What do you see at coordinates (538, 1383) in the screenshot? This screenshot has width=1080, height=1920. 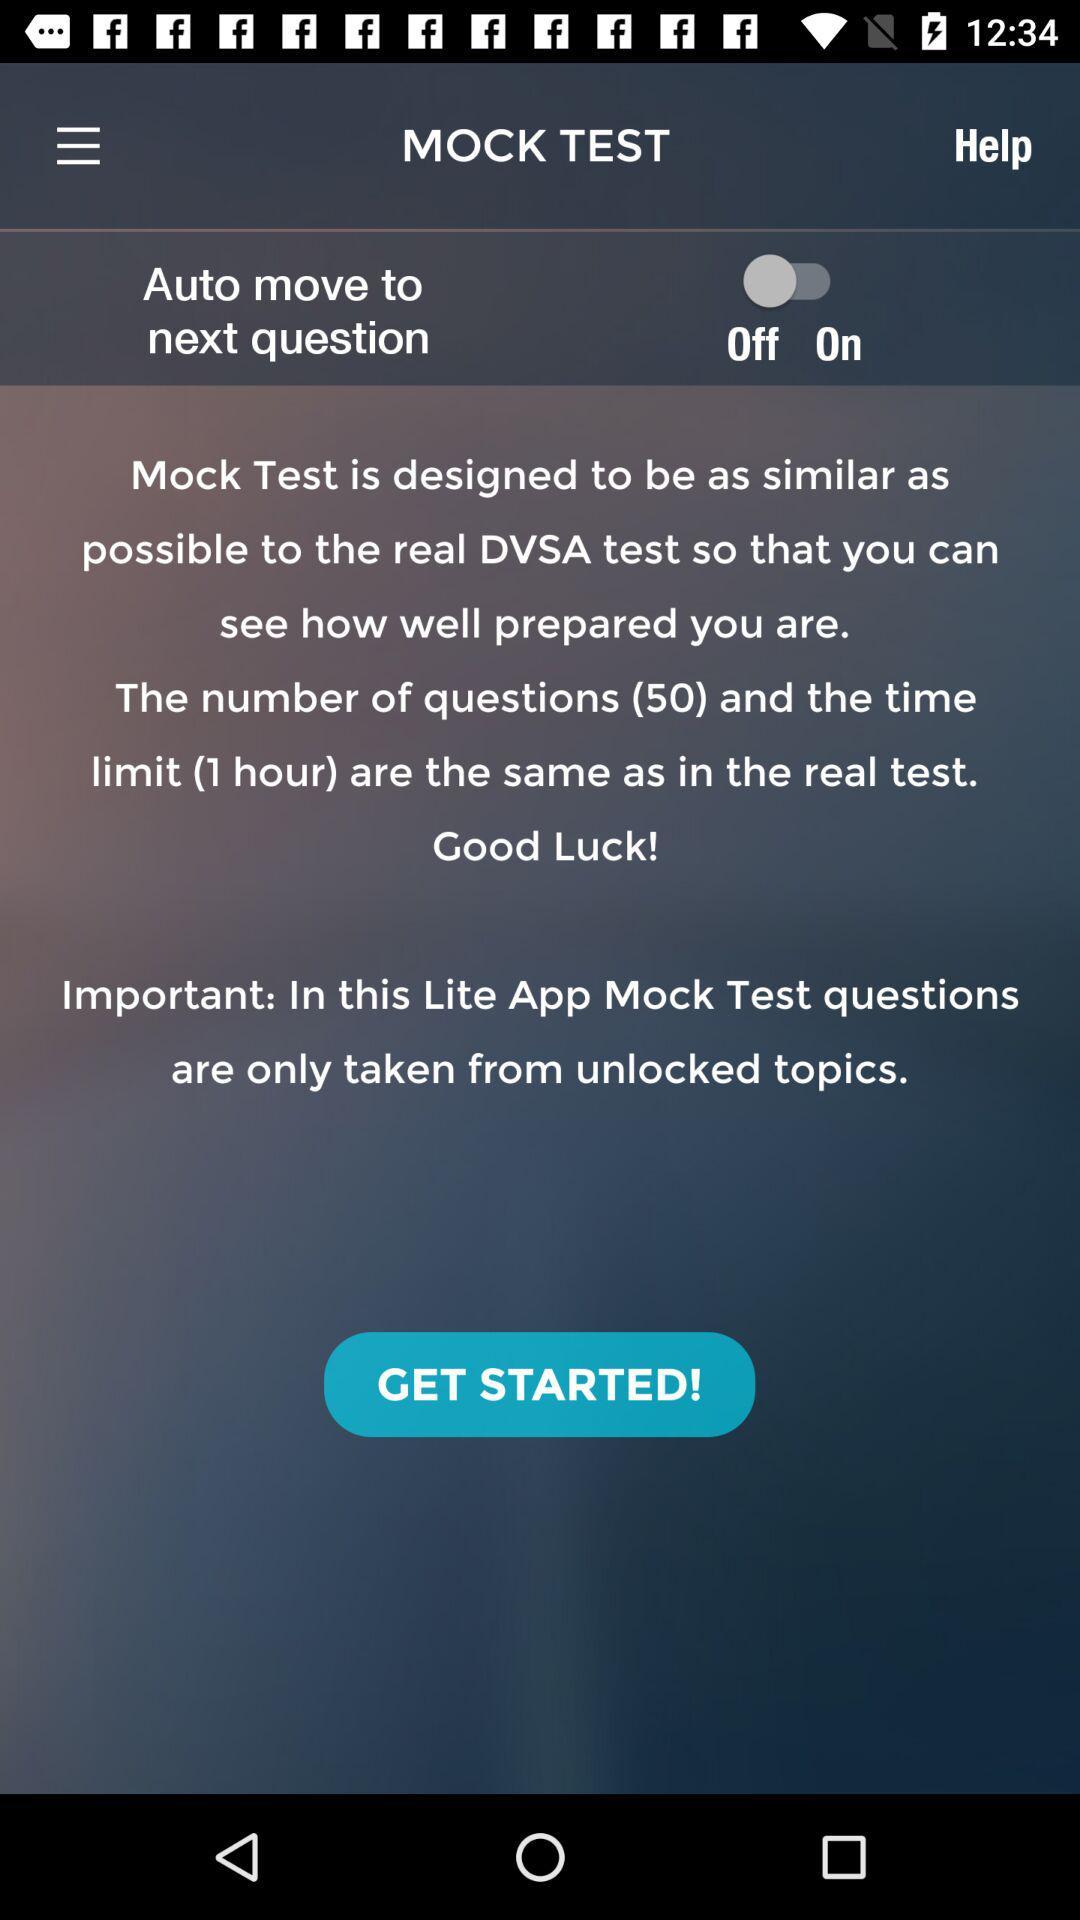 I see `icon below mock test is item` at bounding box center [538, 1383].